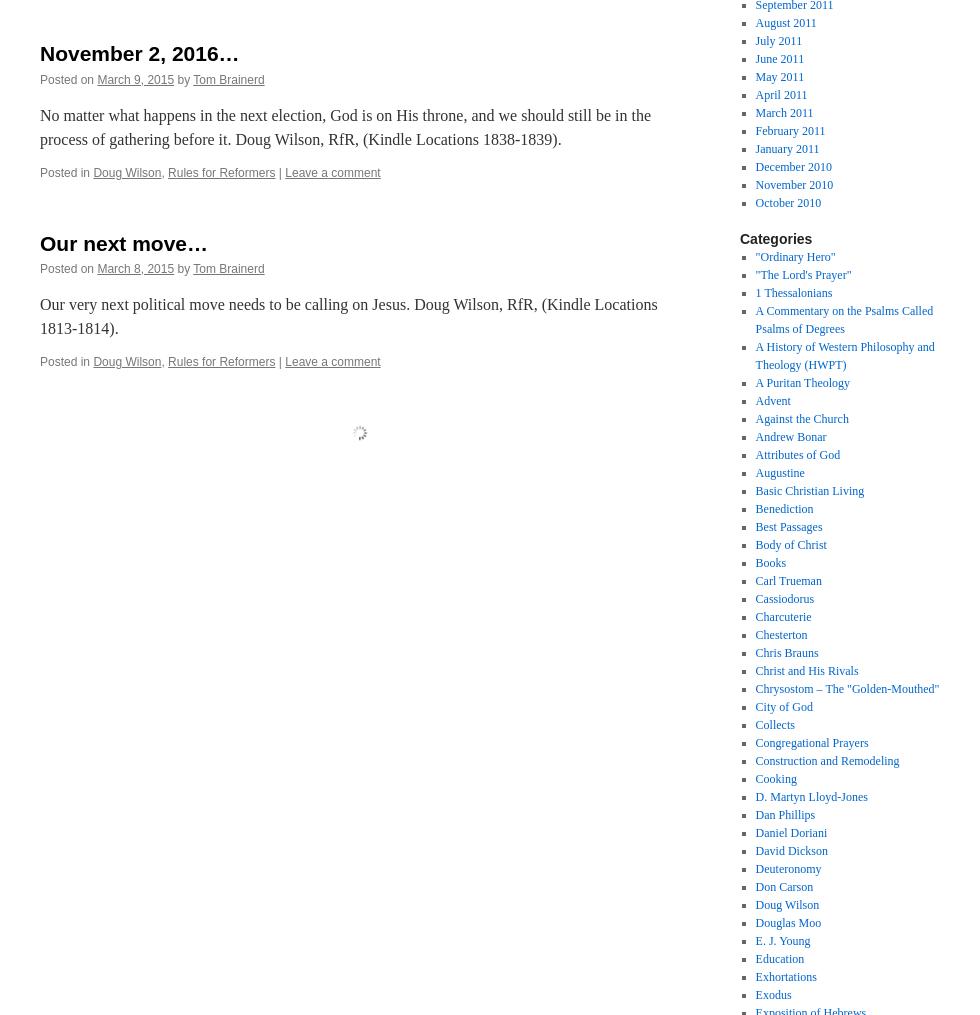 The height and width of the screenshot is (1015, 980). I want to click on 'March 2011', so click(784, 112).